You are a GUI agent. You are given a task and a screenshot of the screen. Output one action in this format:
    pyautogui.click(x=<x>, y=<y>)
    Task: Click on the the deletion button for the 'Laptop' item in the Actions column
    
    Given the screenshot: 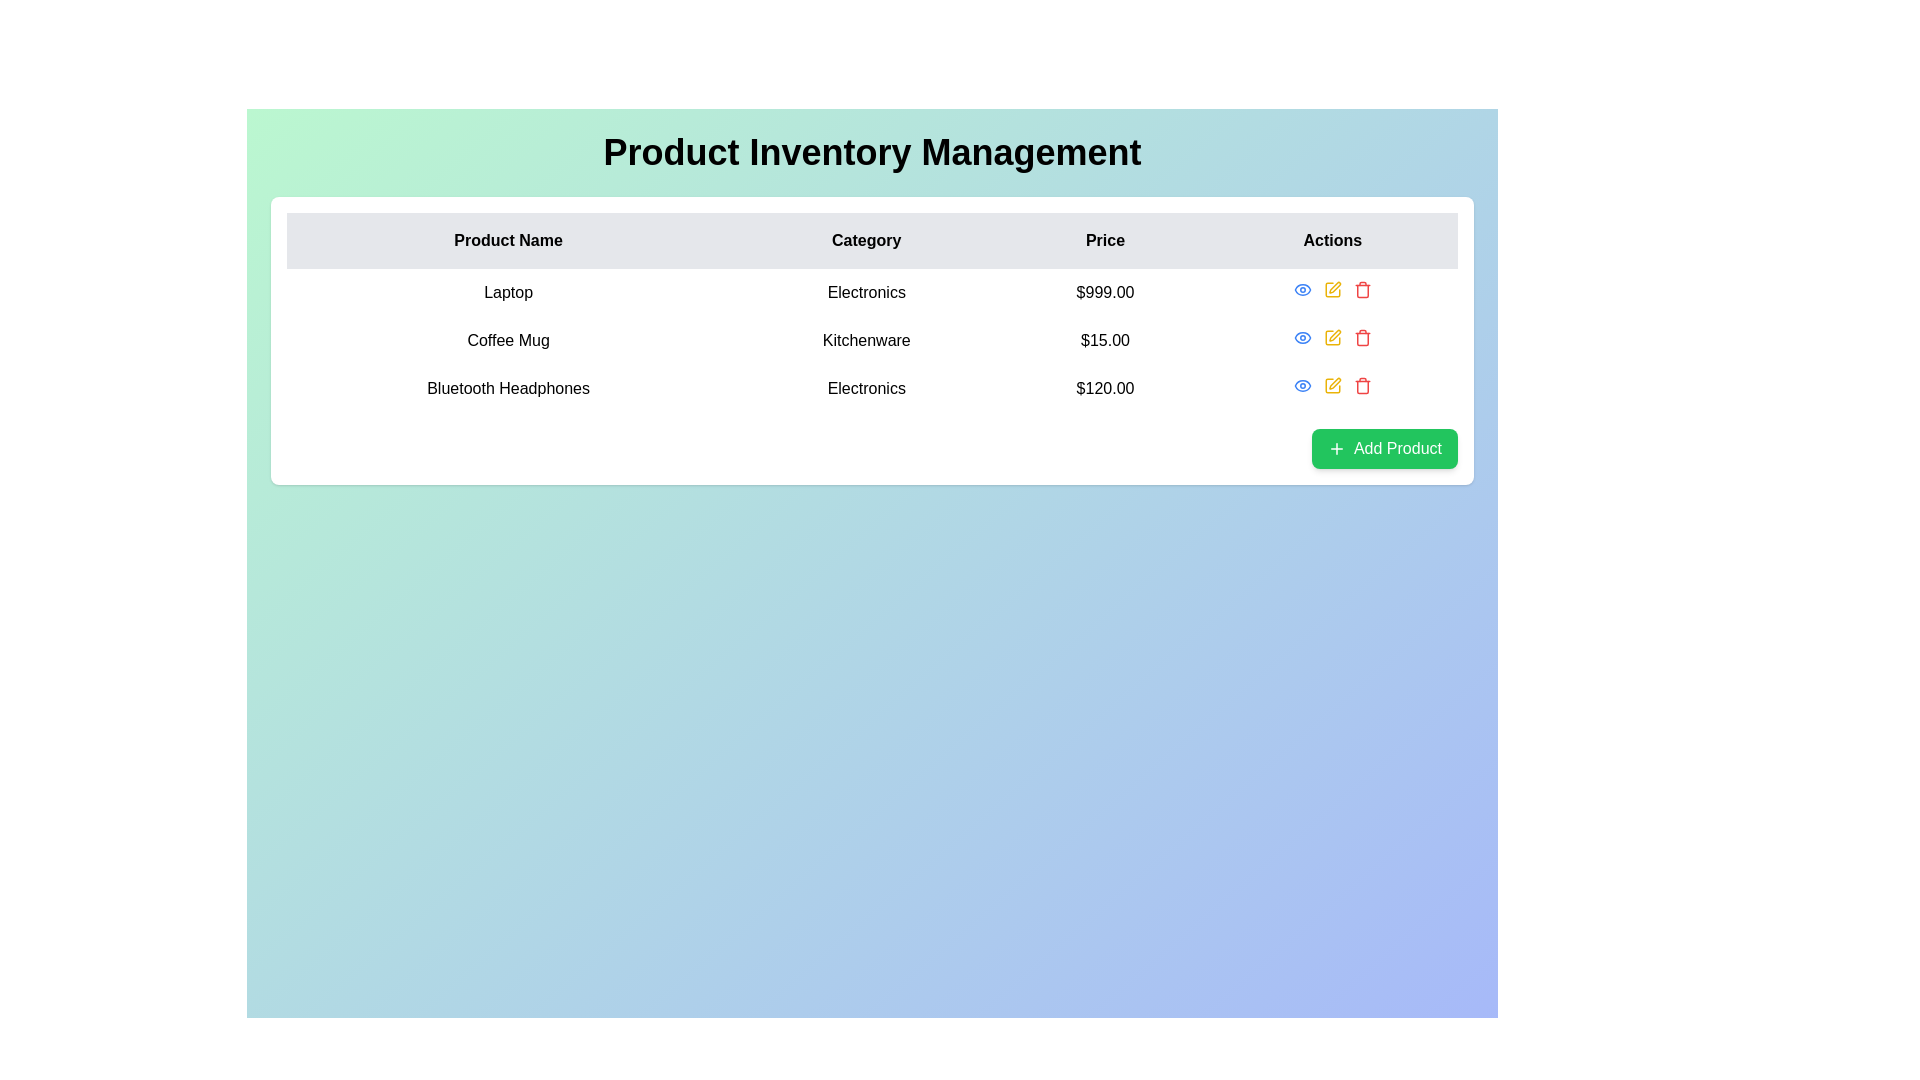 What is the action you would take?
    pyautogui.click(x=1361, y=289)
    